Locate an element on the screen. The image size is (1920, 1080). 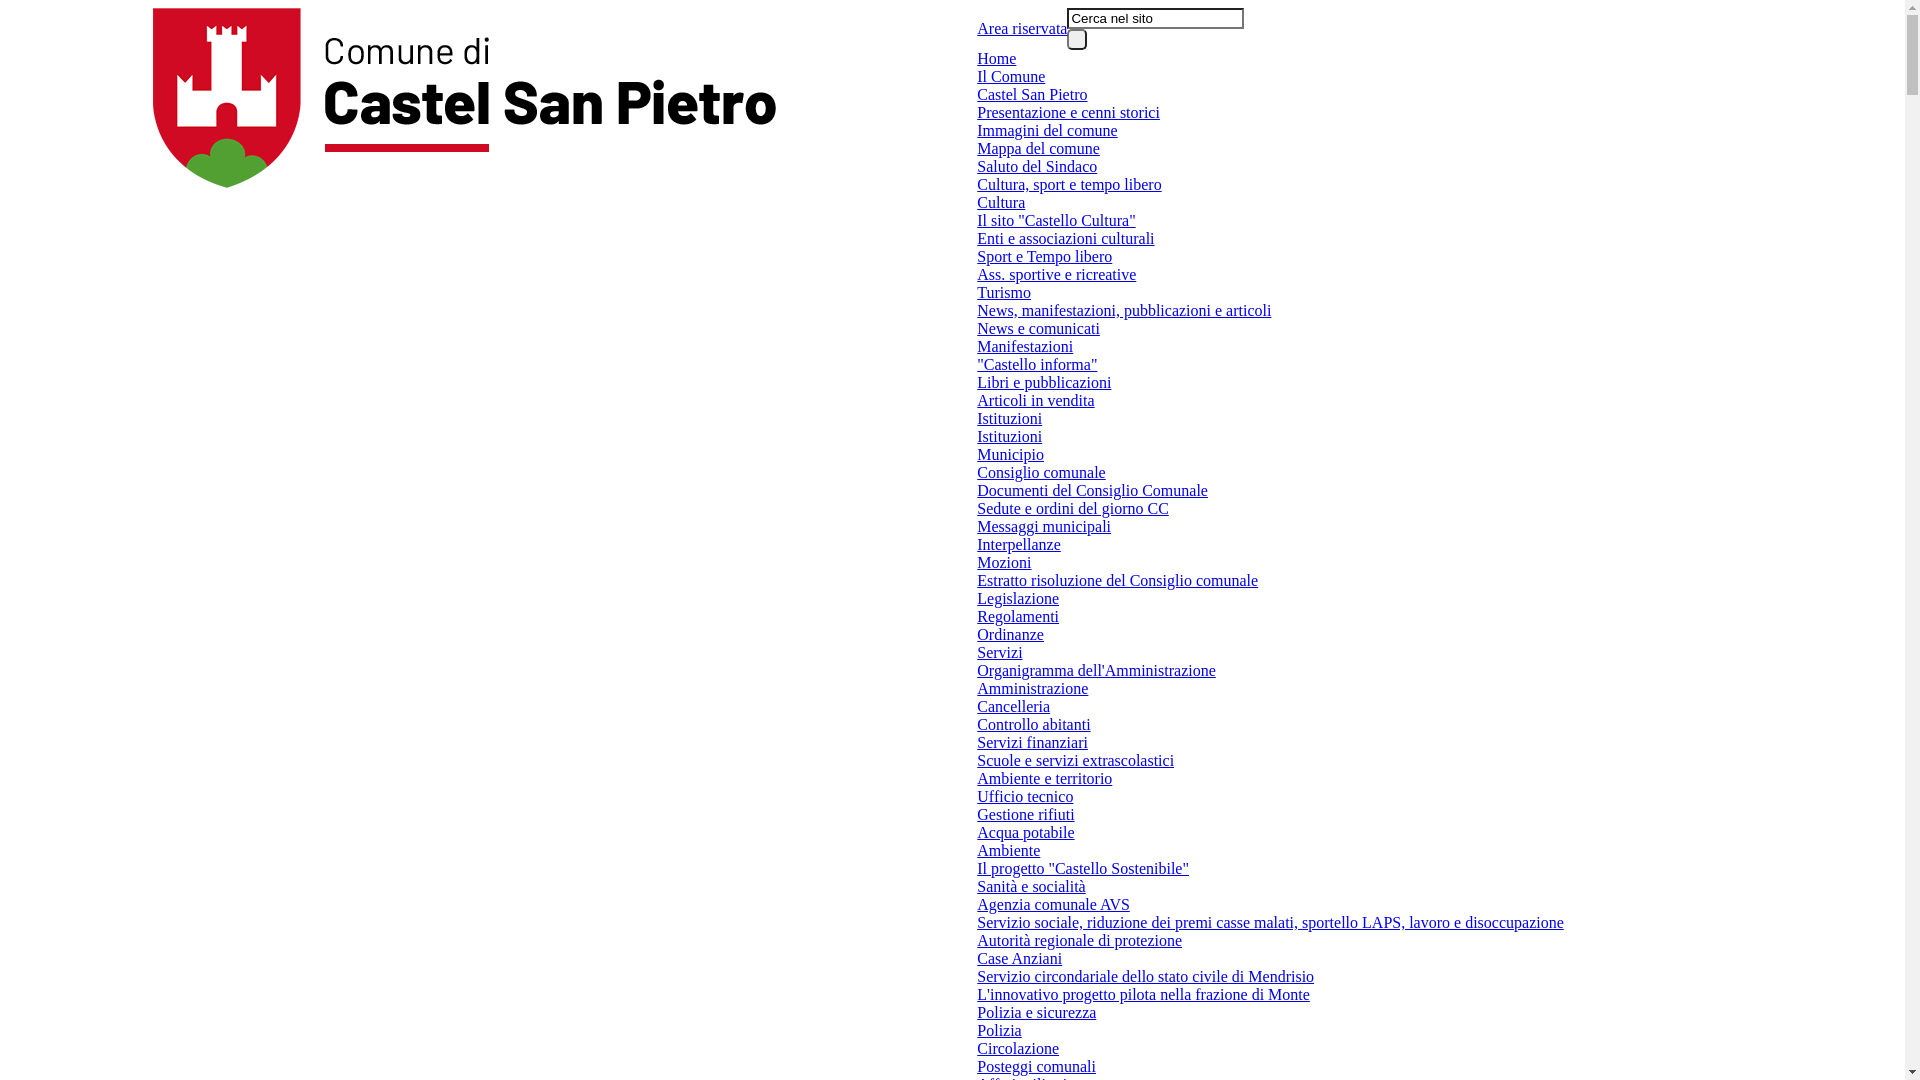
'Servizio circondariale dello stato civile di Mendrisio' is located at coordinates (1145, 975).